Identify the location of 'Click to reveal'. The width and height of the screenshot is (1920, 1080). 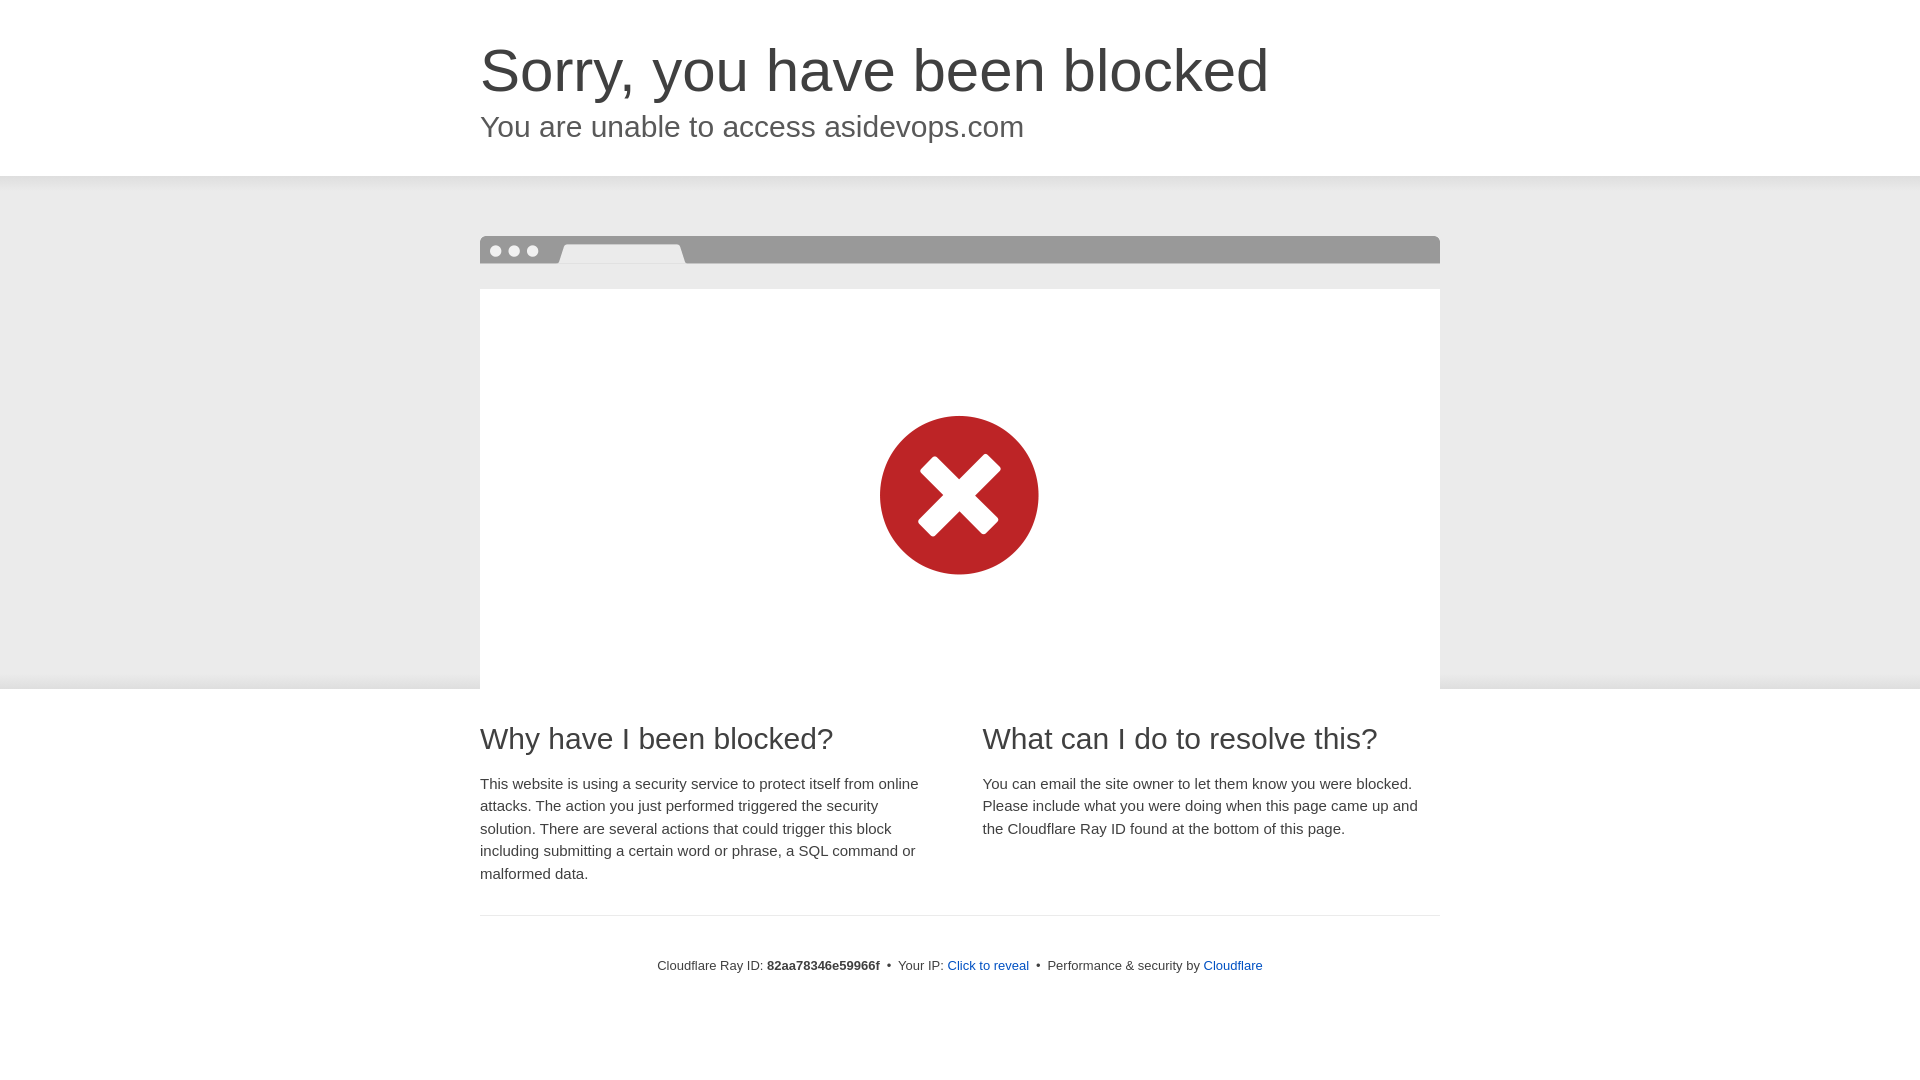
(947, 964).